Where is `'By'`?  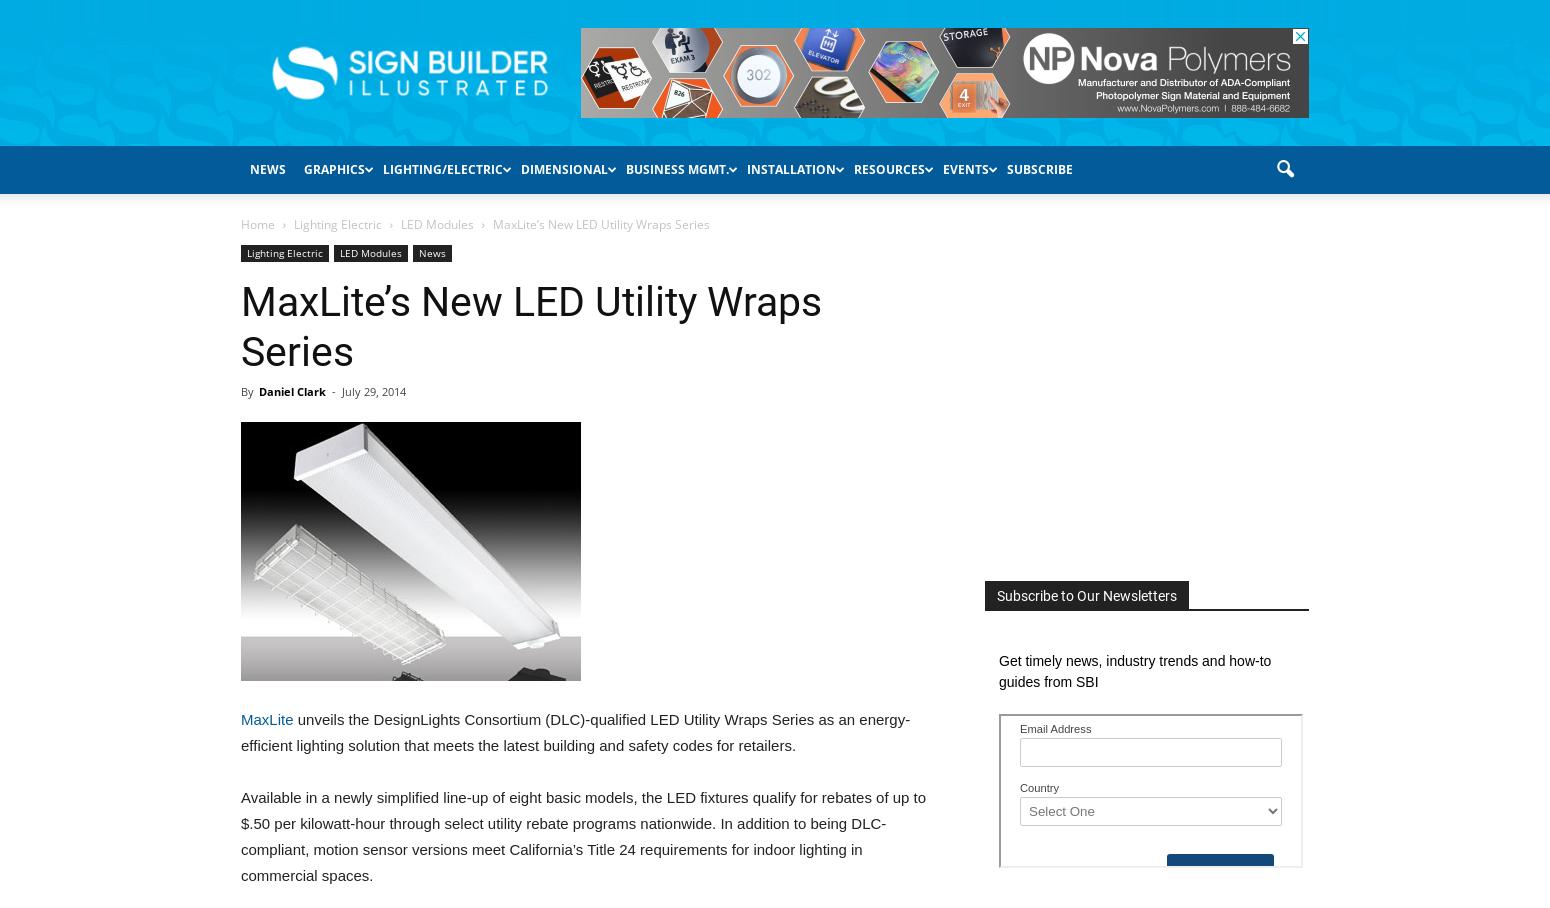 'By' is located at coordinates (241, 390).